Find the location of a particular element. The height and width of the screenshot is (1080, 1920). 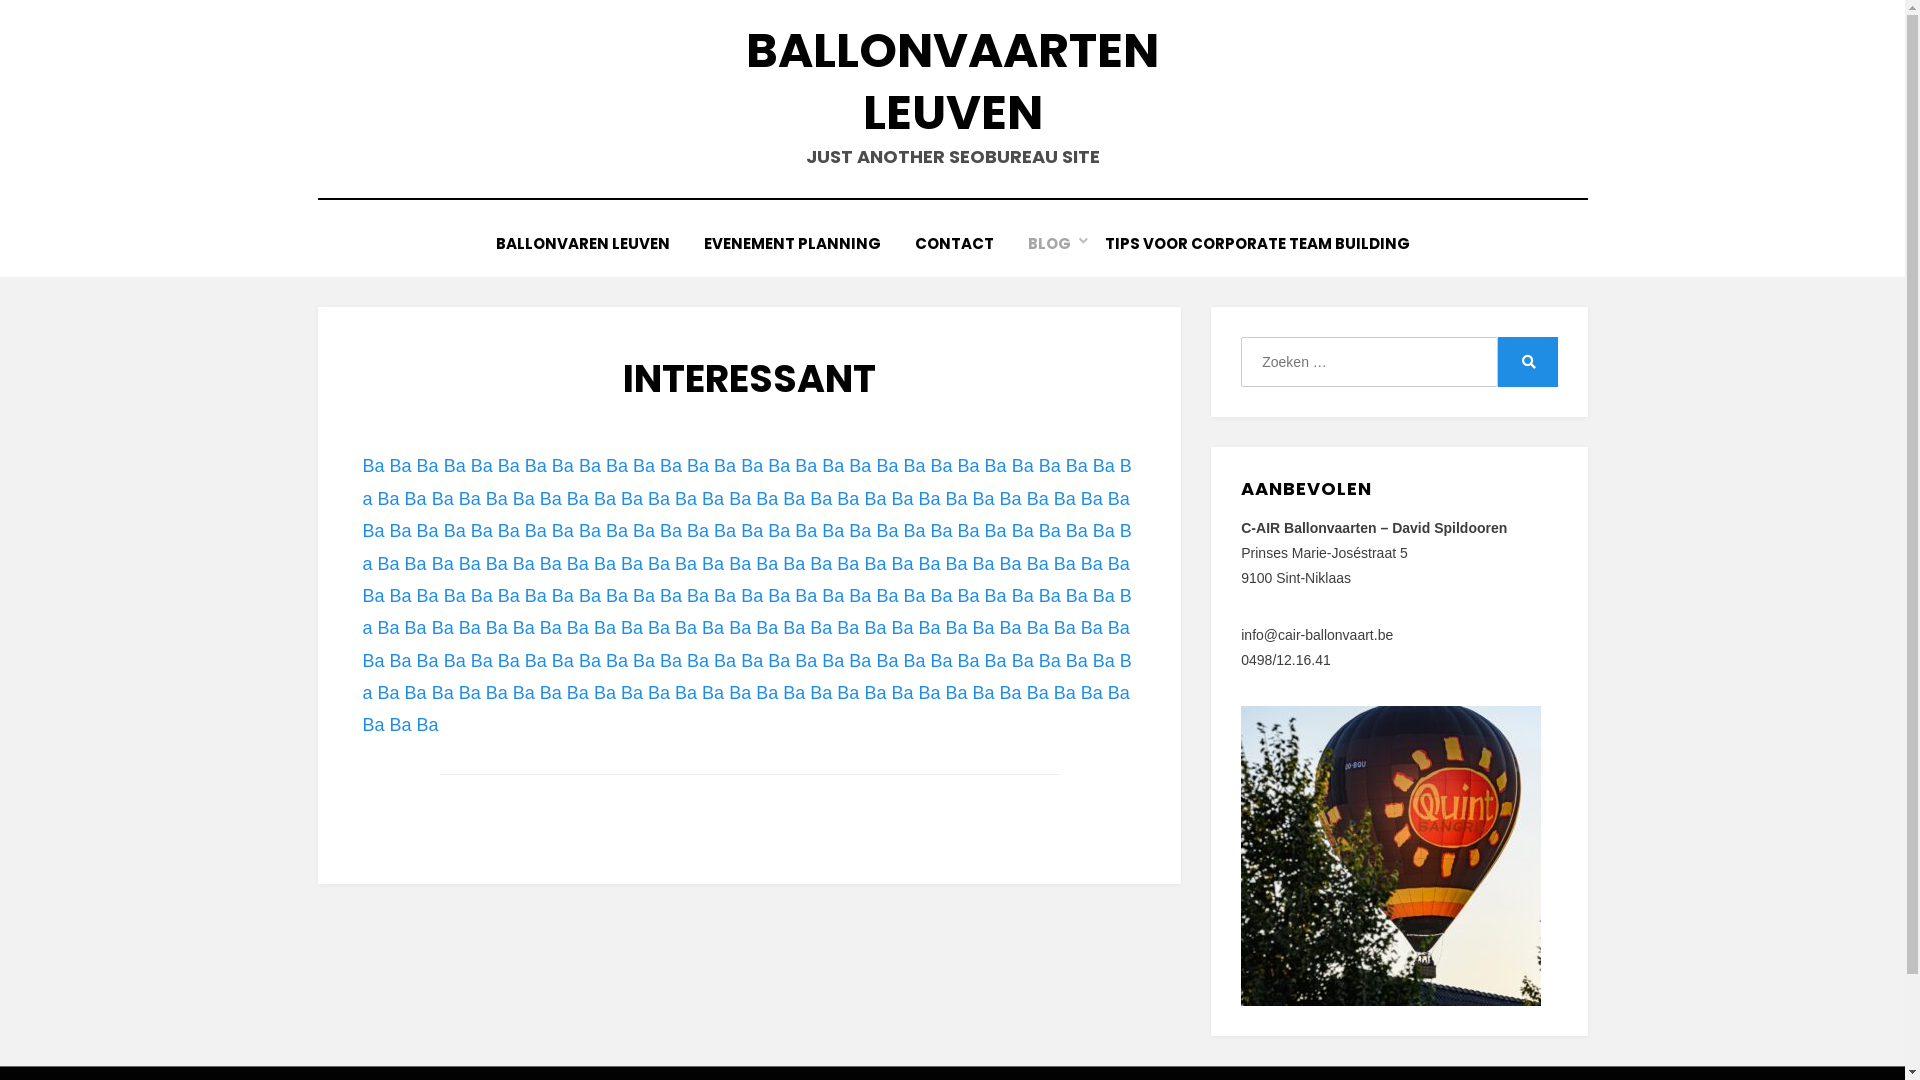

'Ba' is located at coordinates (1022, 530).